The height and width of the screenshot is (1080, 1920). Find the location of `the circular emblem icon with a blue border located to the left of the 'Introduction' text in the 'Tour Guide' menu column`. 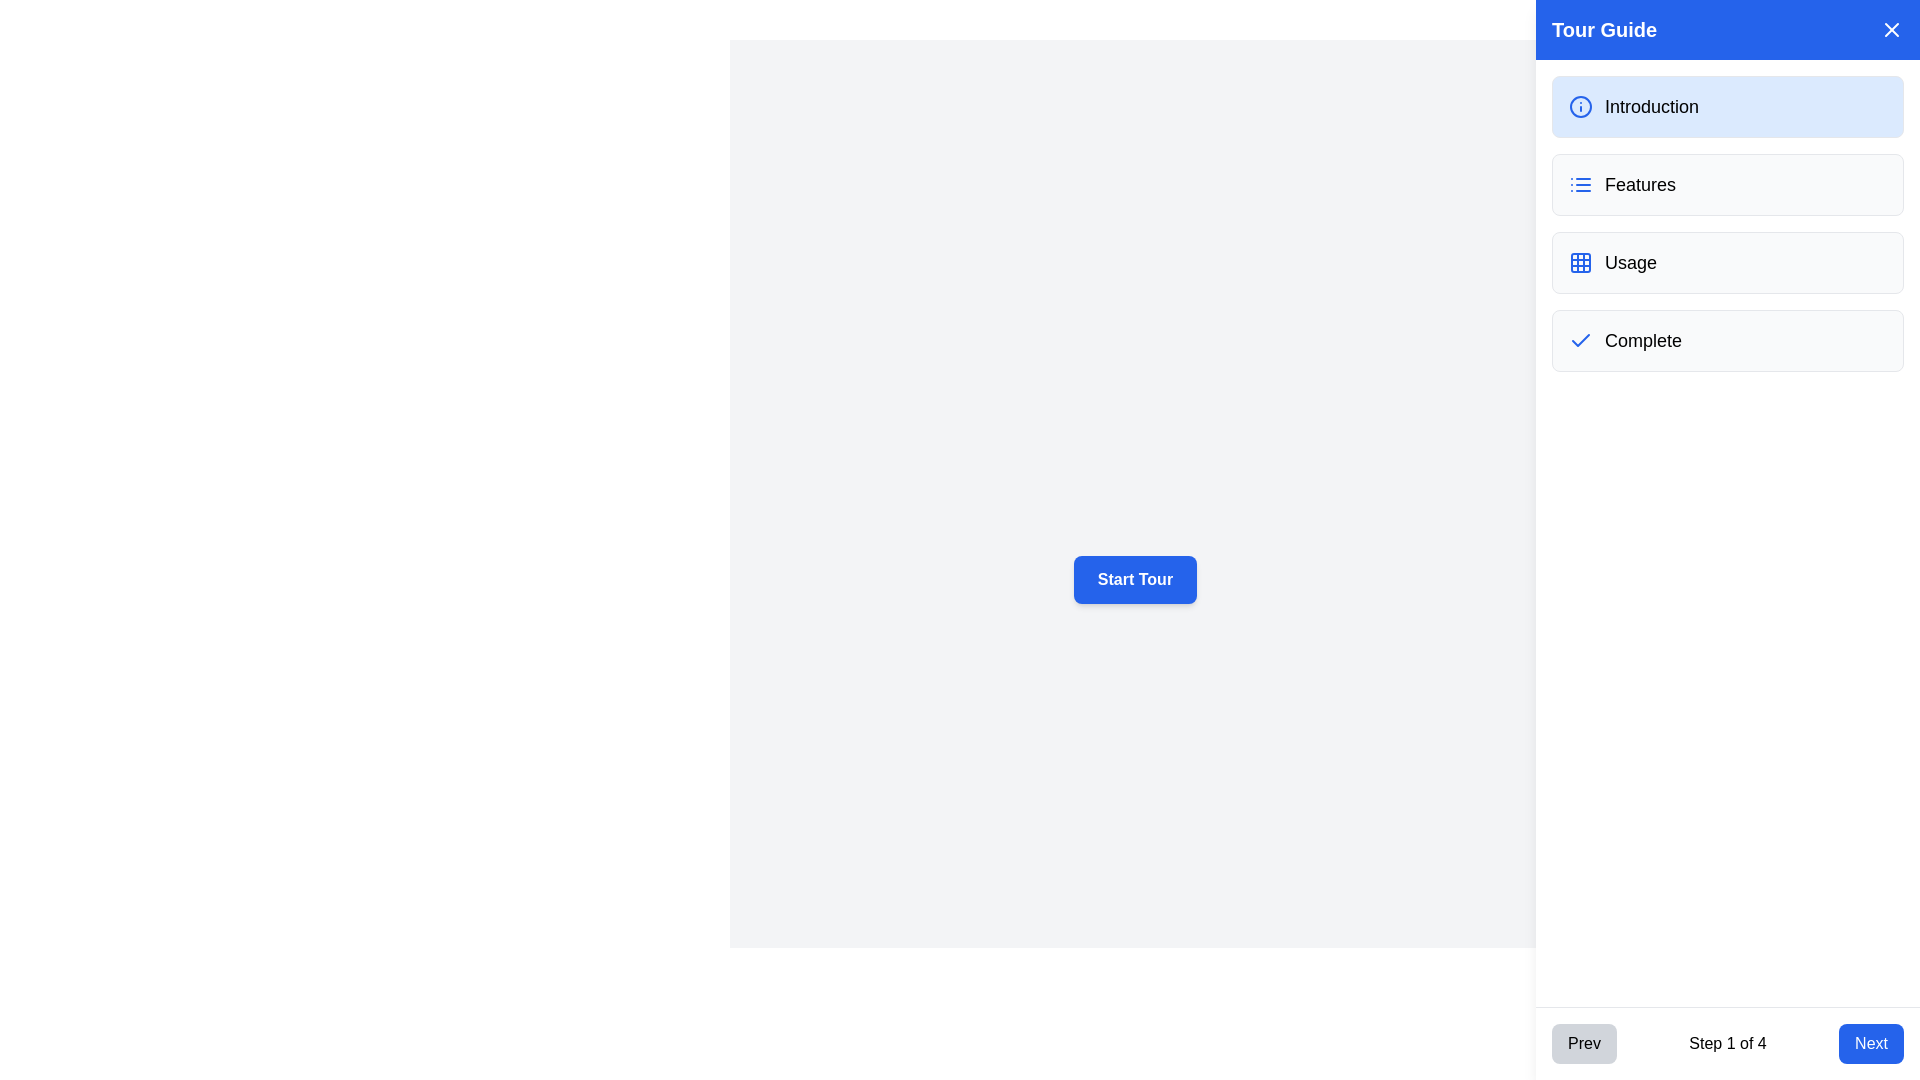

the circular emblem icon with a blue border located to the left of the 'Introduction' text in the 'Tour Guide' menu column is located at coordinates (1579, 107).